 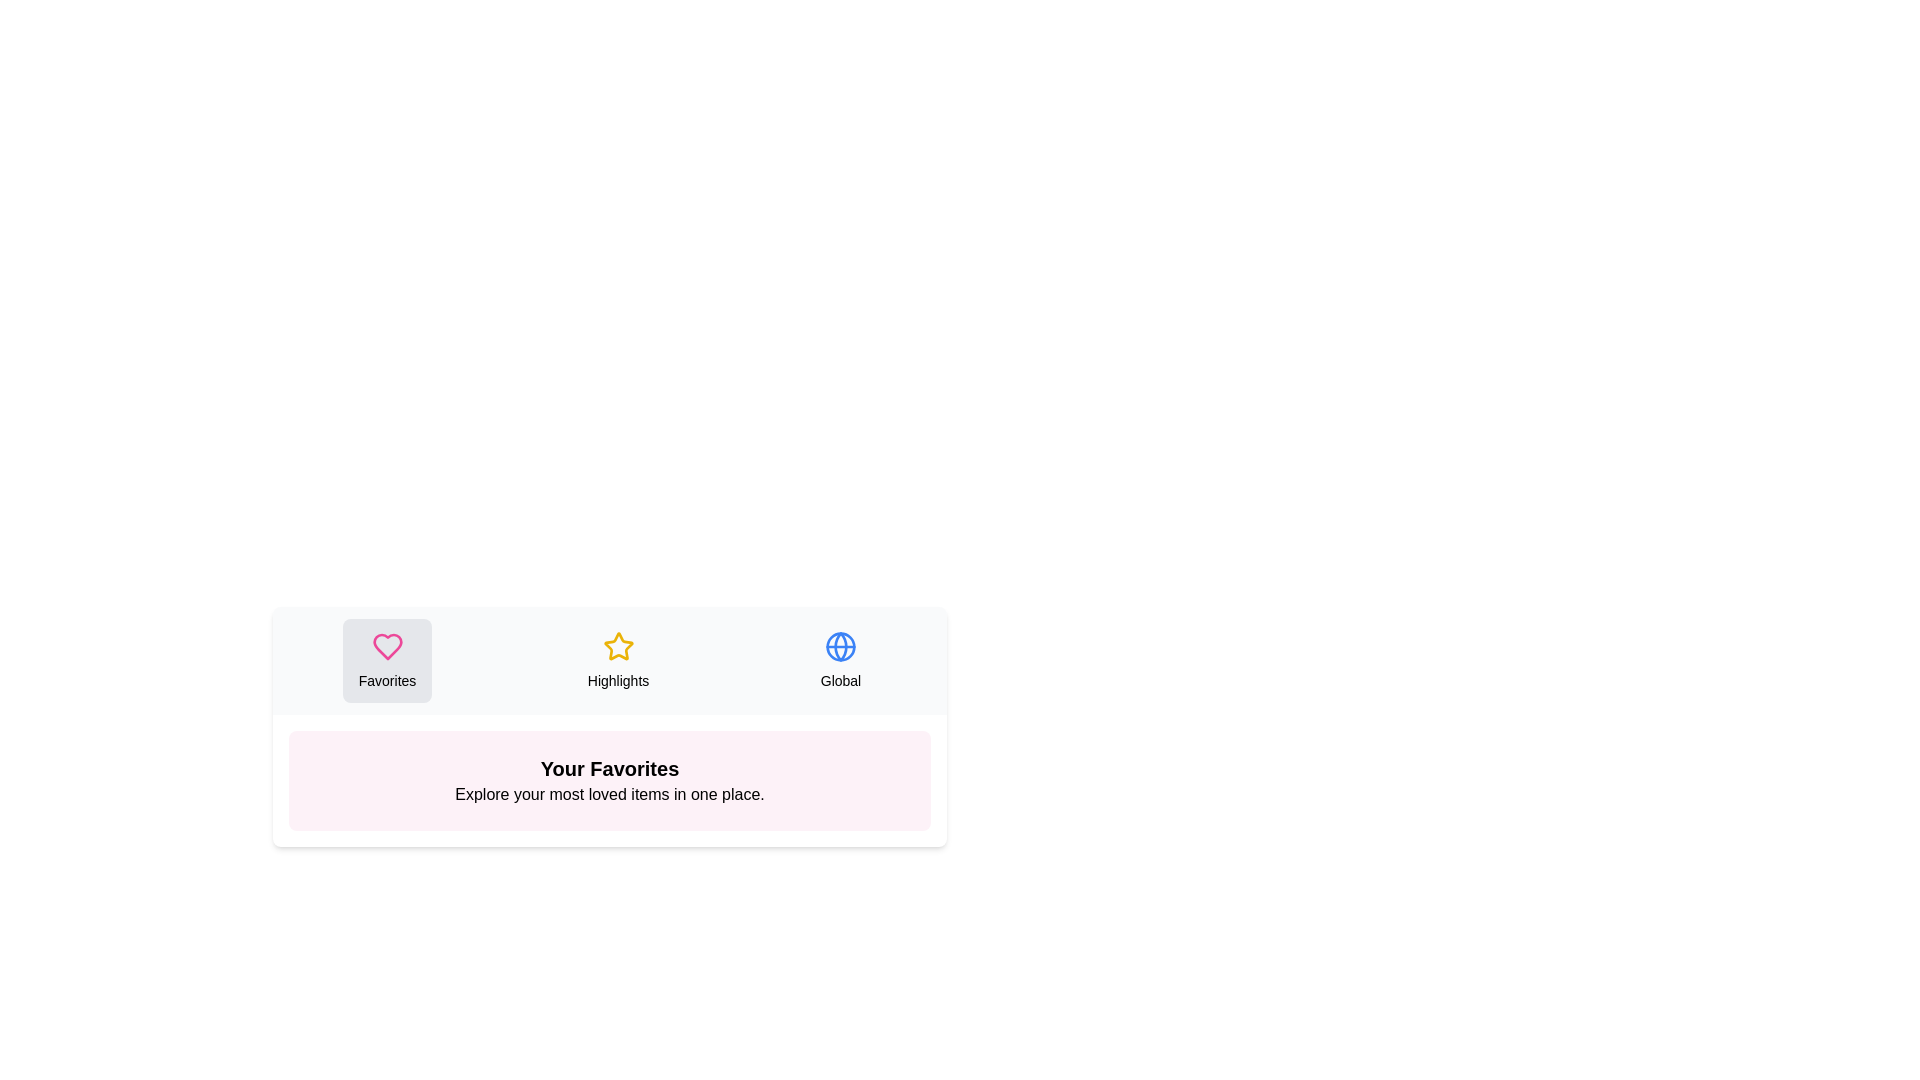 What do you see at coordinates (617, 660) in the screenshot?
I see `the Highlights tab to see its hover effect` at bounding box center [617, 660].